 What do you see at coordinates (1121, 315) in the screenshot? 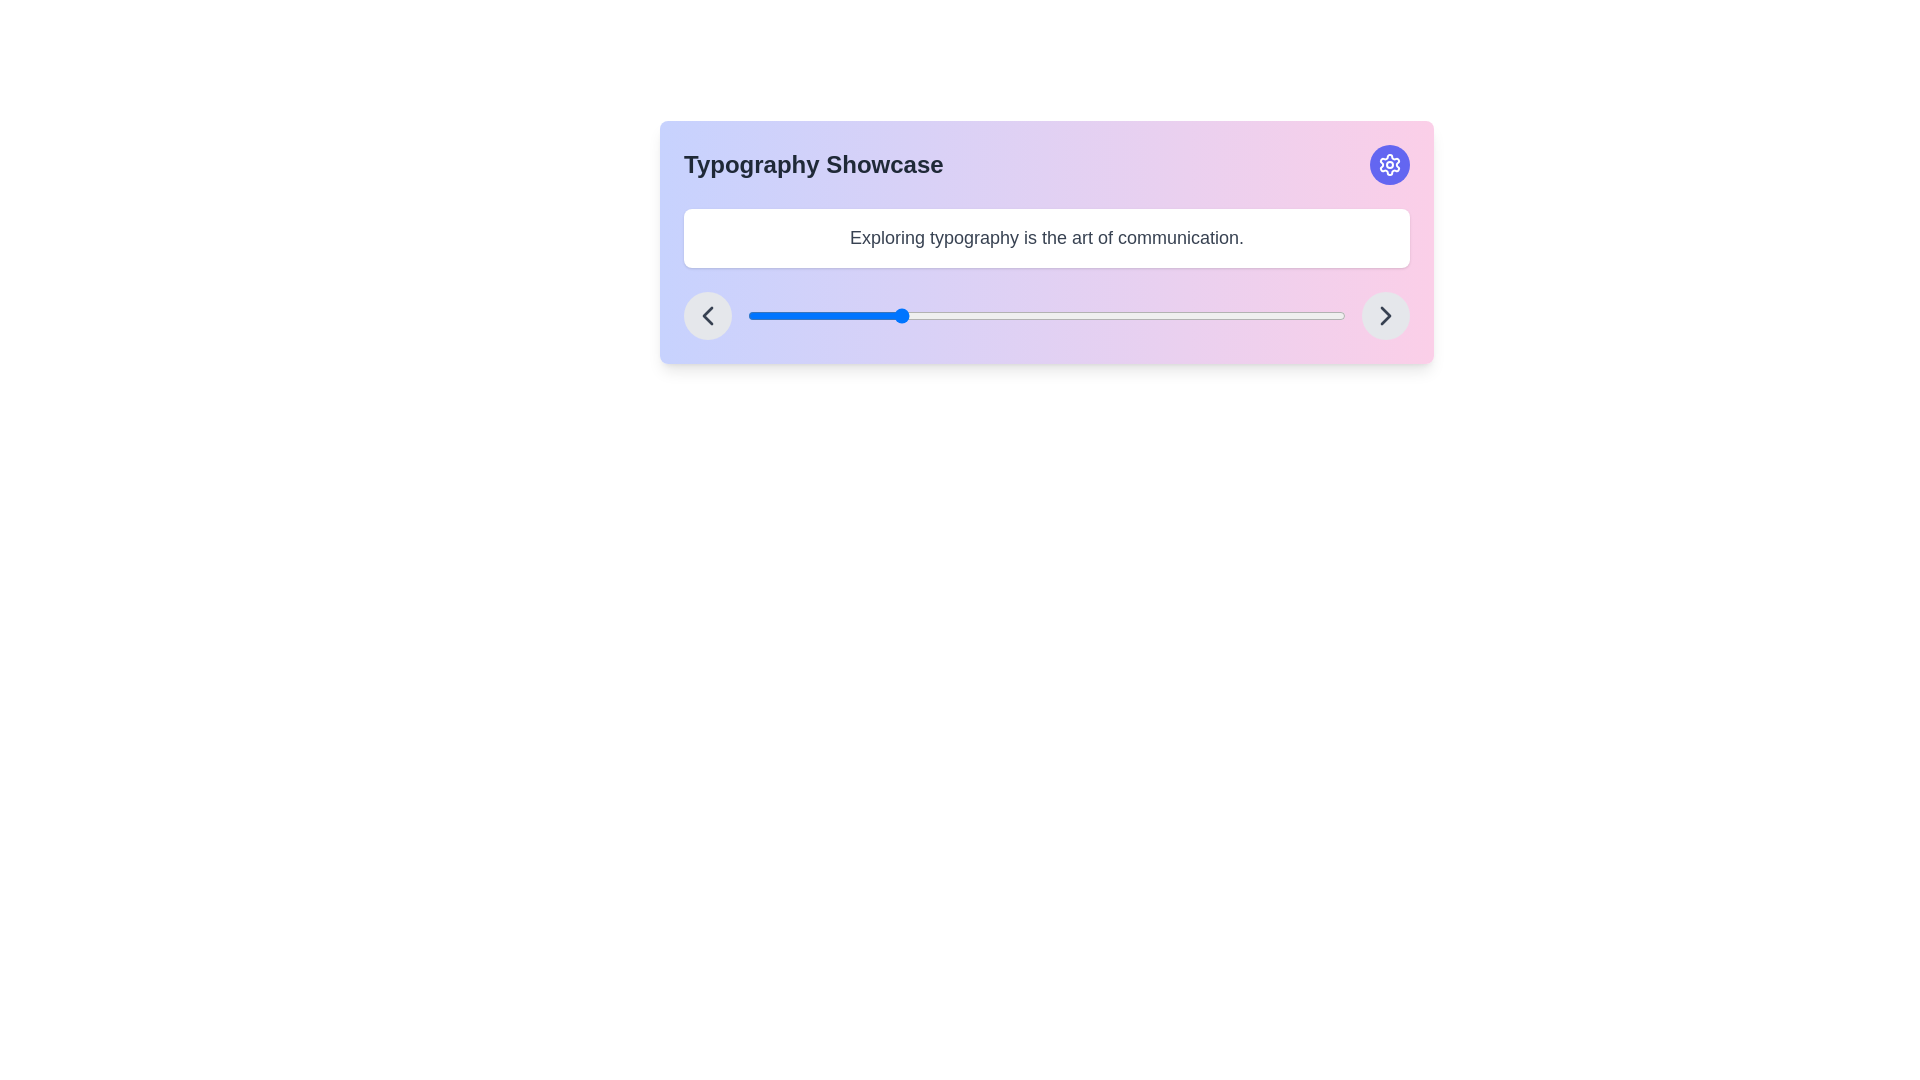
I see `the slider` at bounding box center [1121, 315].